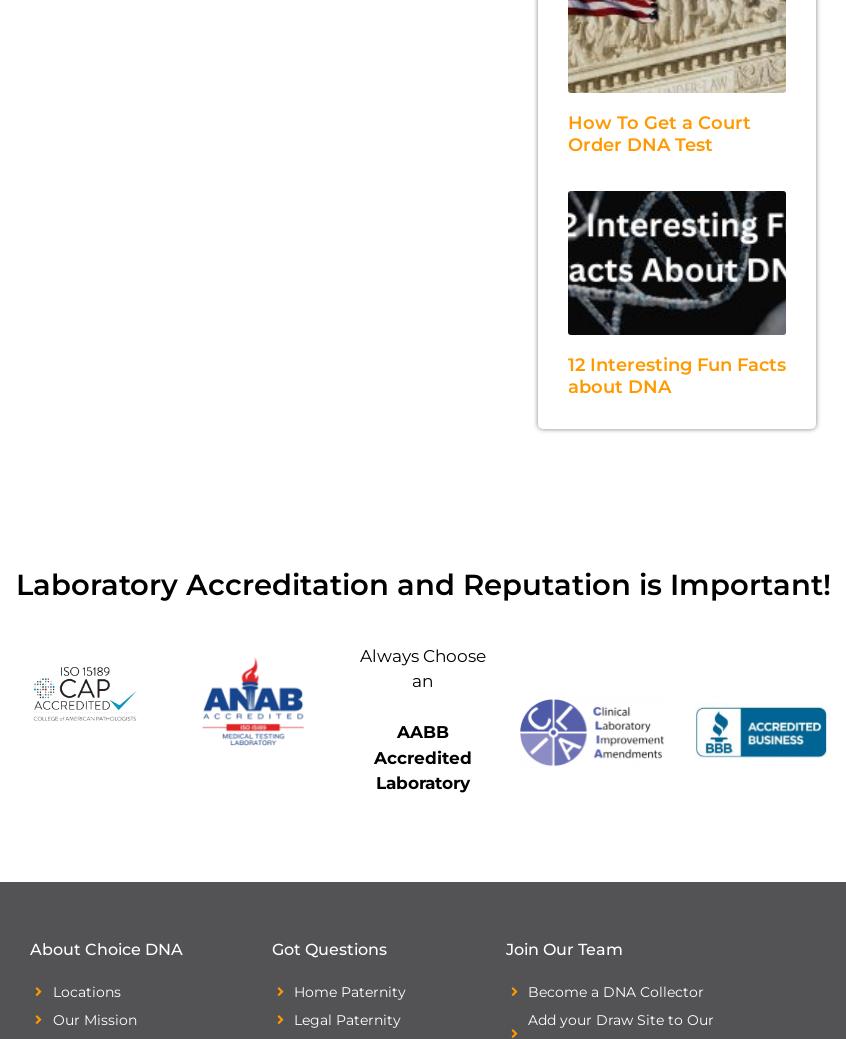 The width and height of the screenshot is (846, 1039). What do you see at coordinates (563, 949) in the screenshot?
I see `'Join Our Team'` at bounding box center [563, 949].